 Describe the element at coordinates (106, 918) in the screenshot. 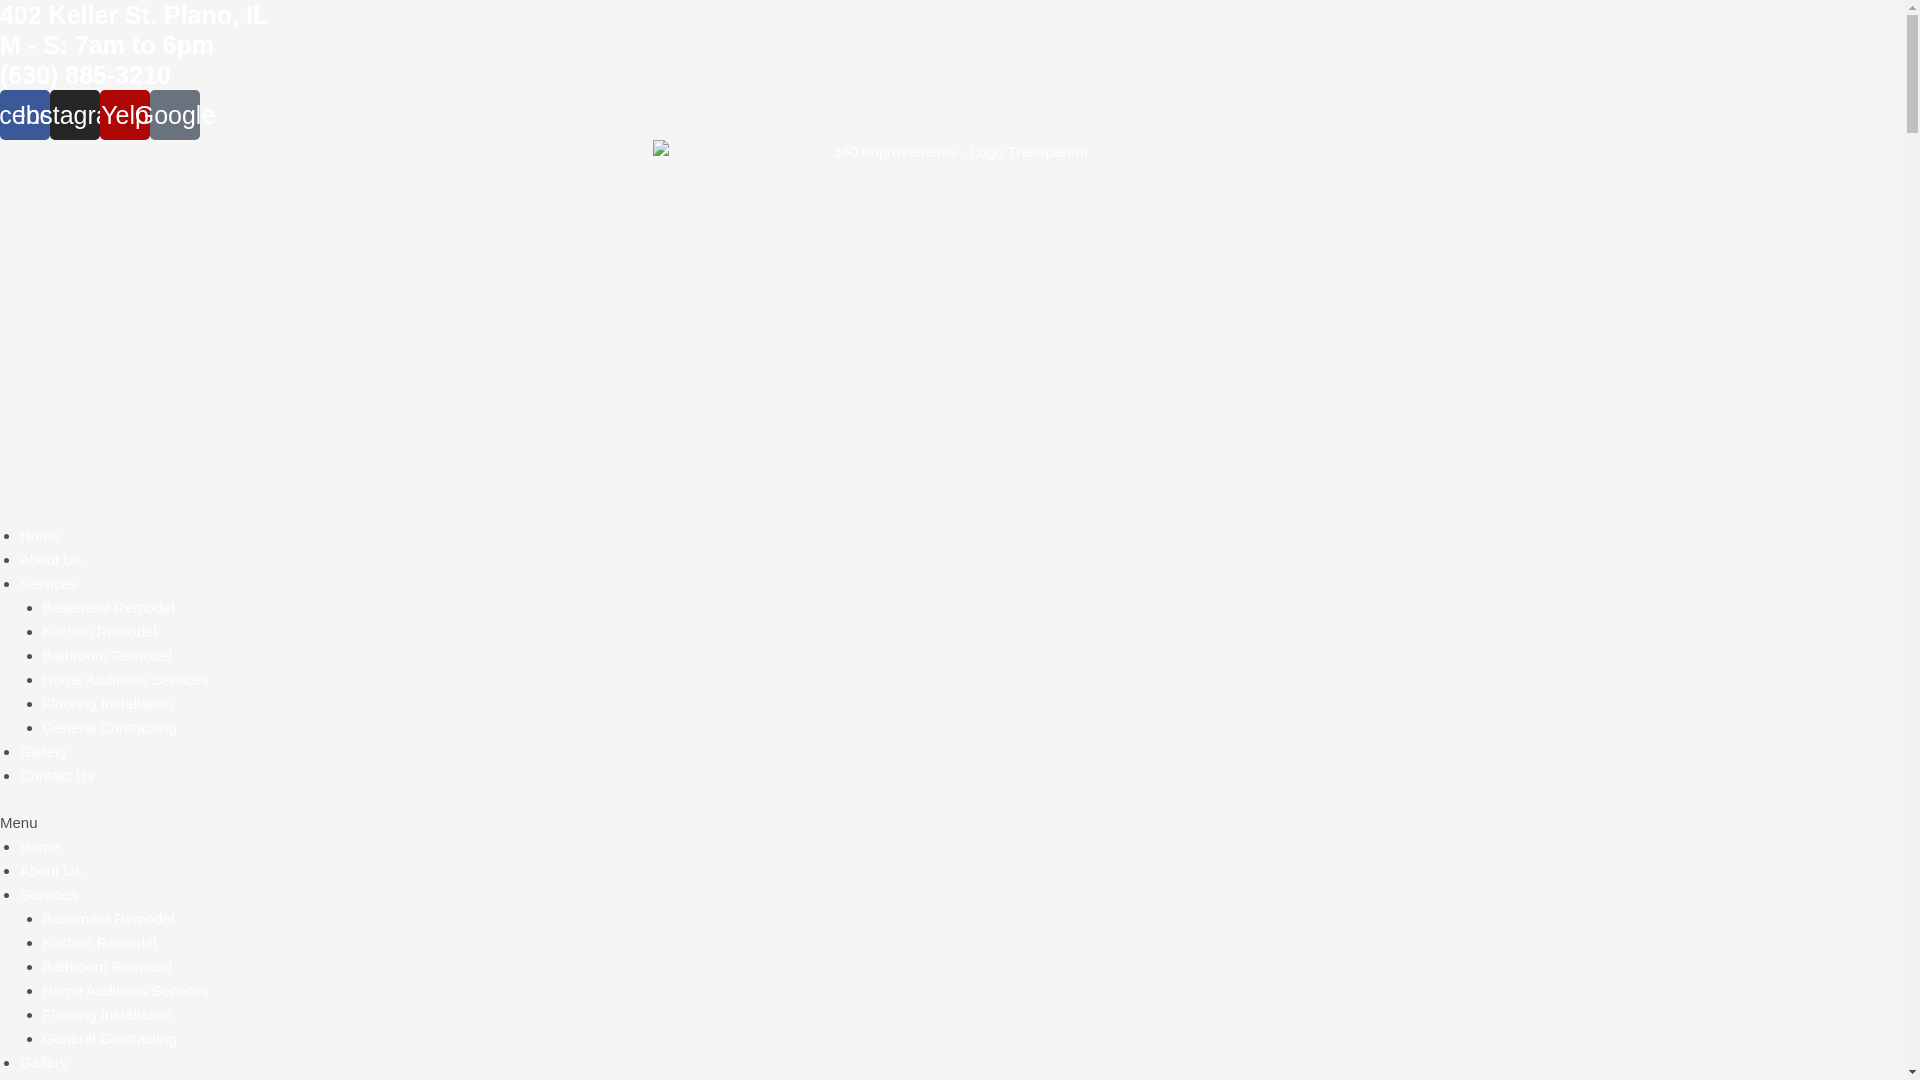

I see `'Basement Remodel'` at that location.